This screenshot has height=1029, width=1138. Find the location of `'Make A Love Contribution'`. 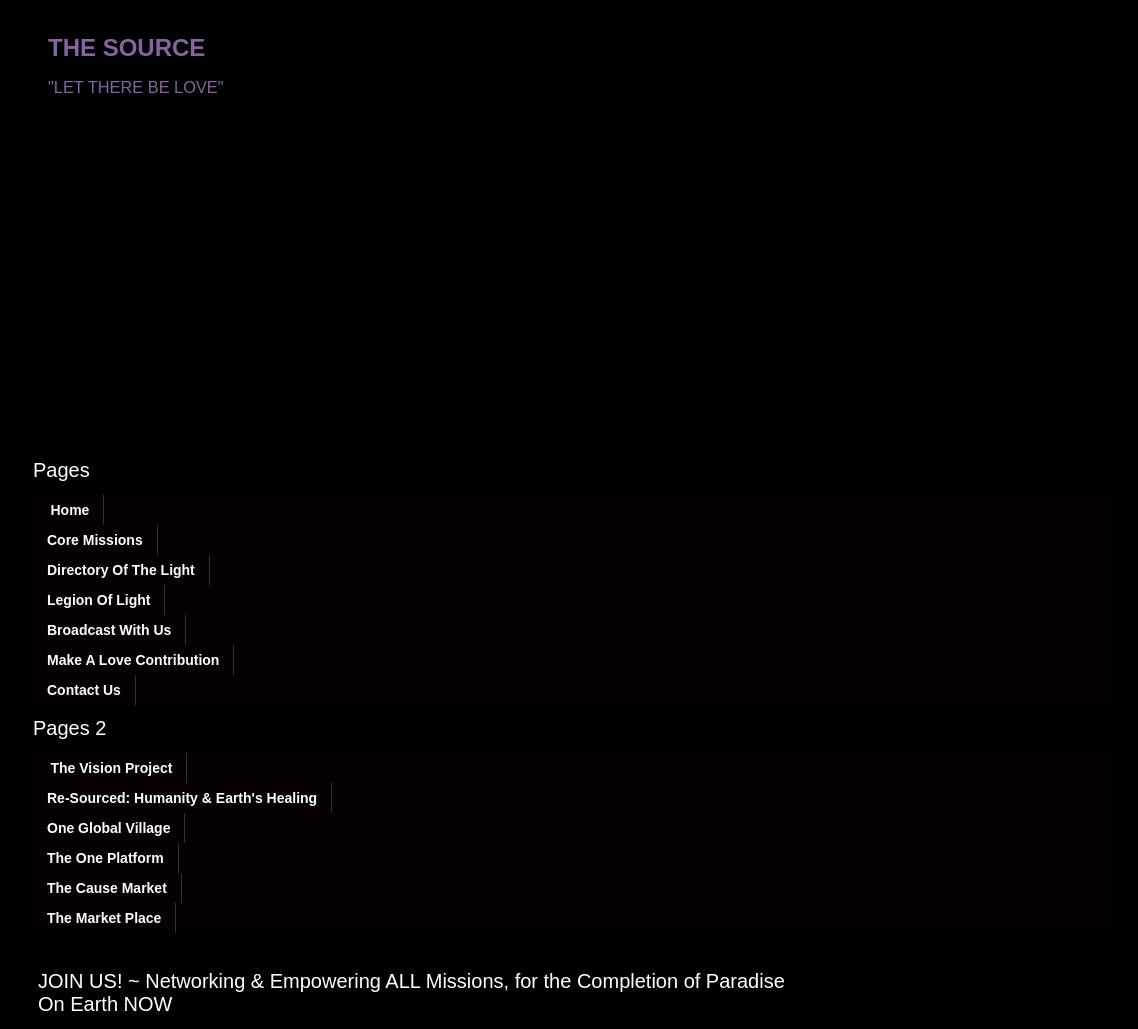

'Make A Love Contribution' is located at coordinates (133, 658).